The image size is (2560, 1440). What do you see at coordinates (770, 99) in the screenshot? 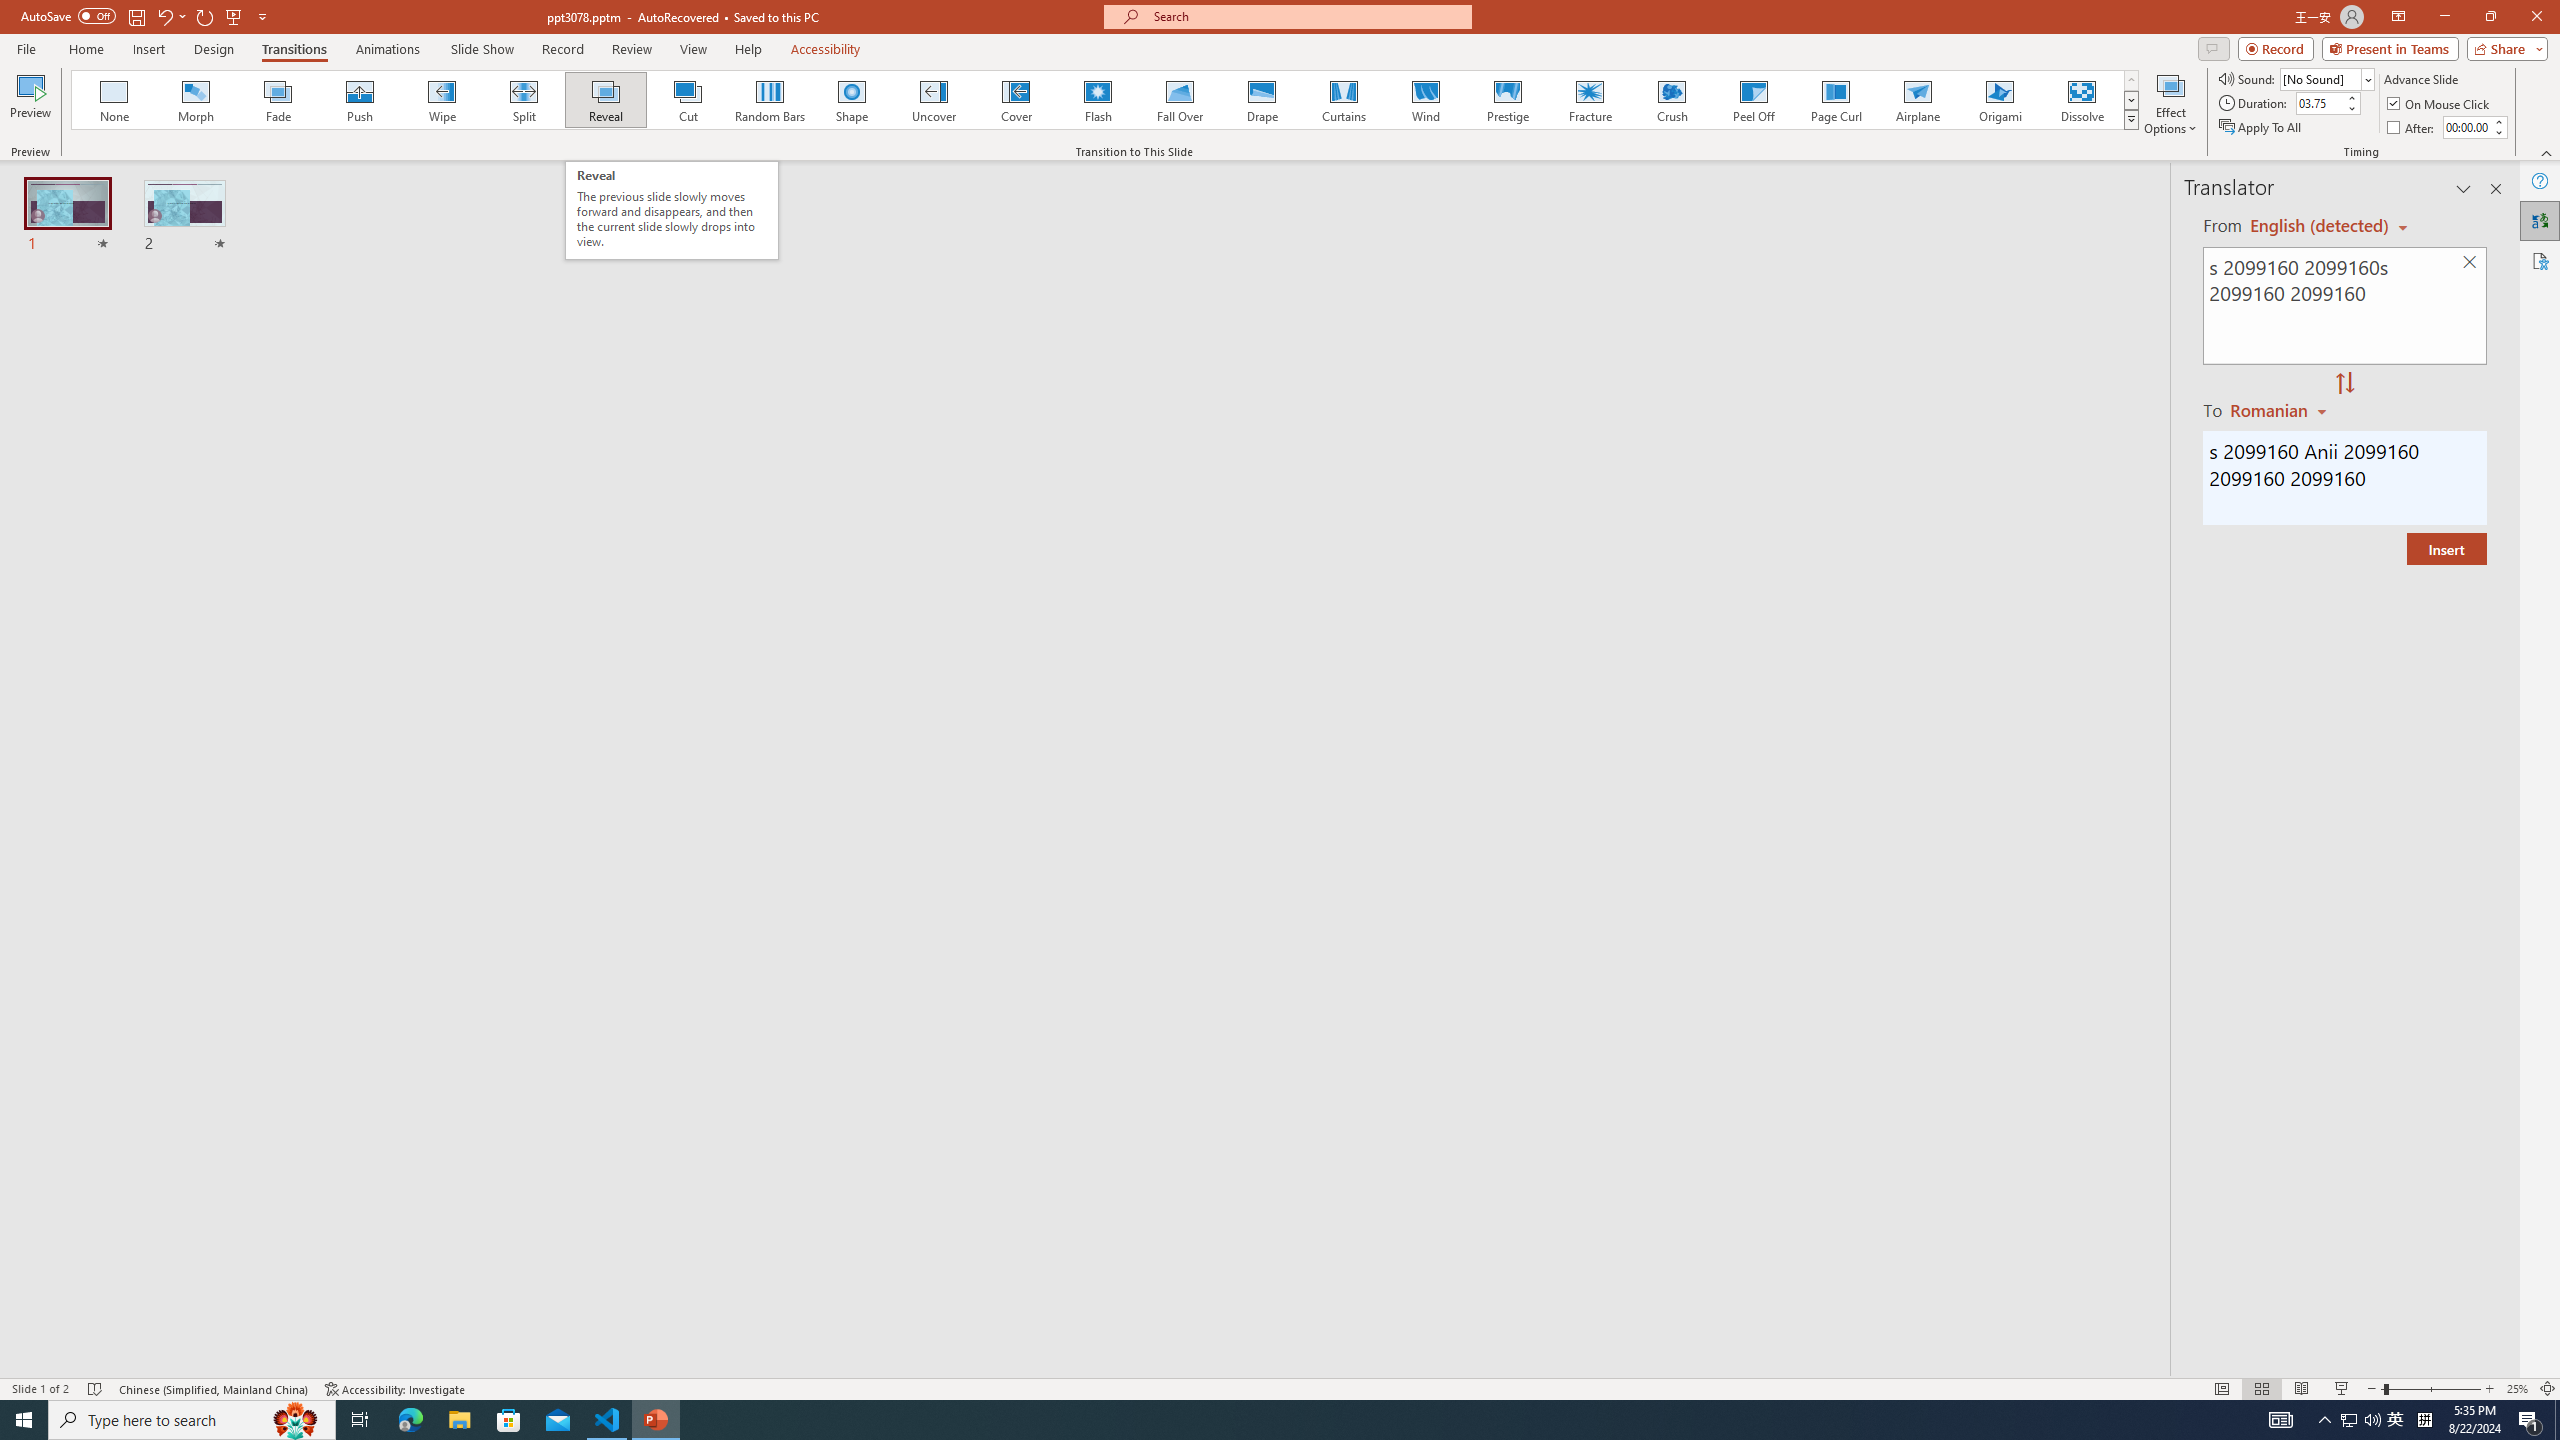
I see `'Random Bars'` at bounding box center [770, 99].